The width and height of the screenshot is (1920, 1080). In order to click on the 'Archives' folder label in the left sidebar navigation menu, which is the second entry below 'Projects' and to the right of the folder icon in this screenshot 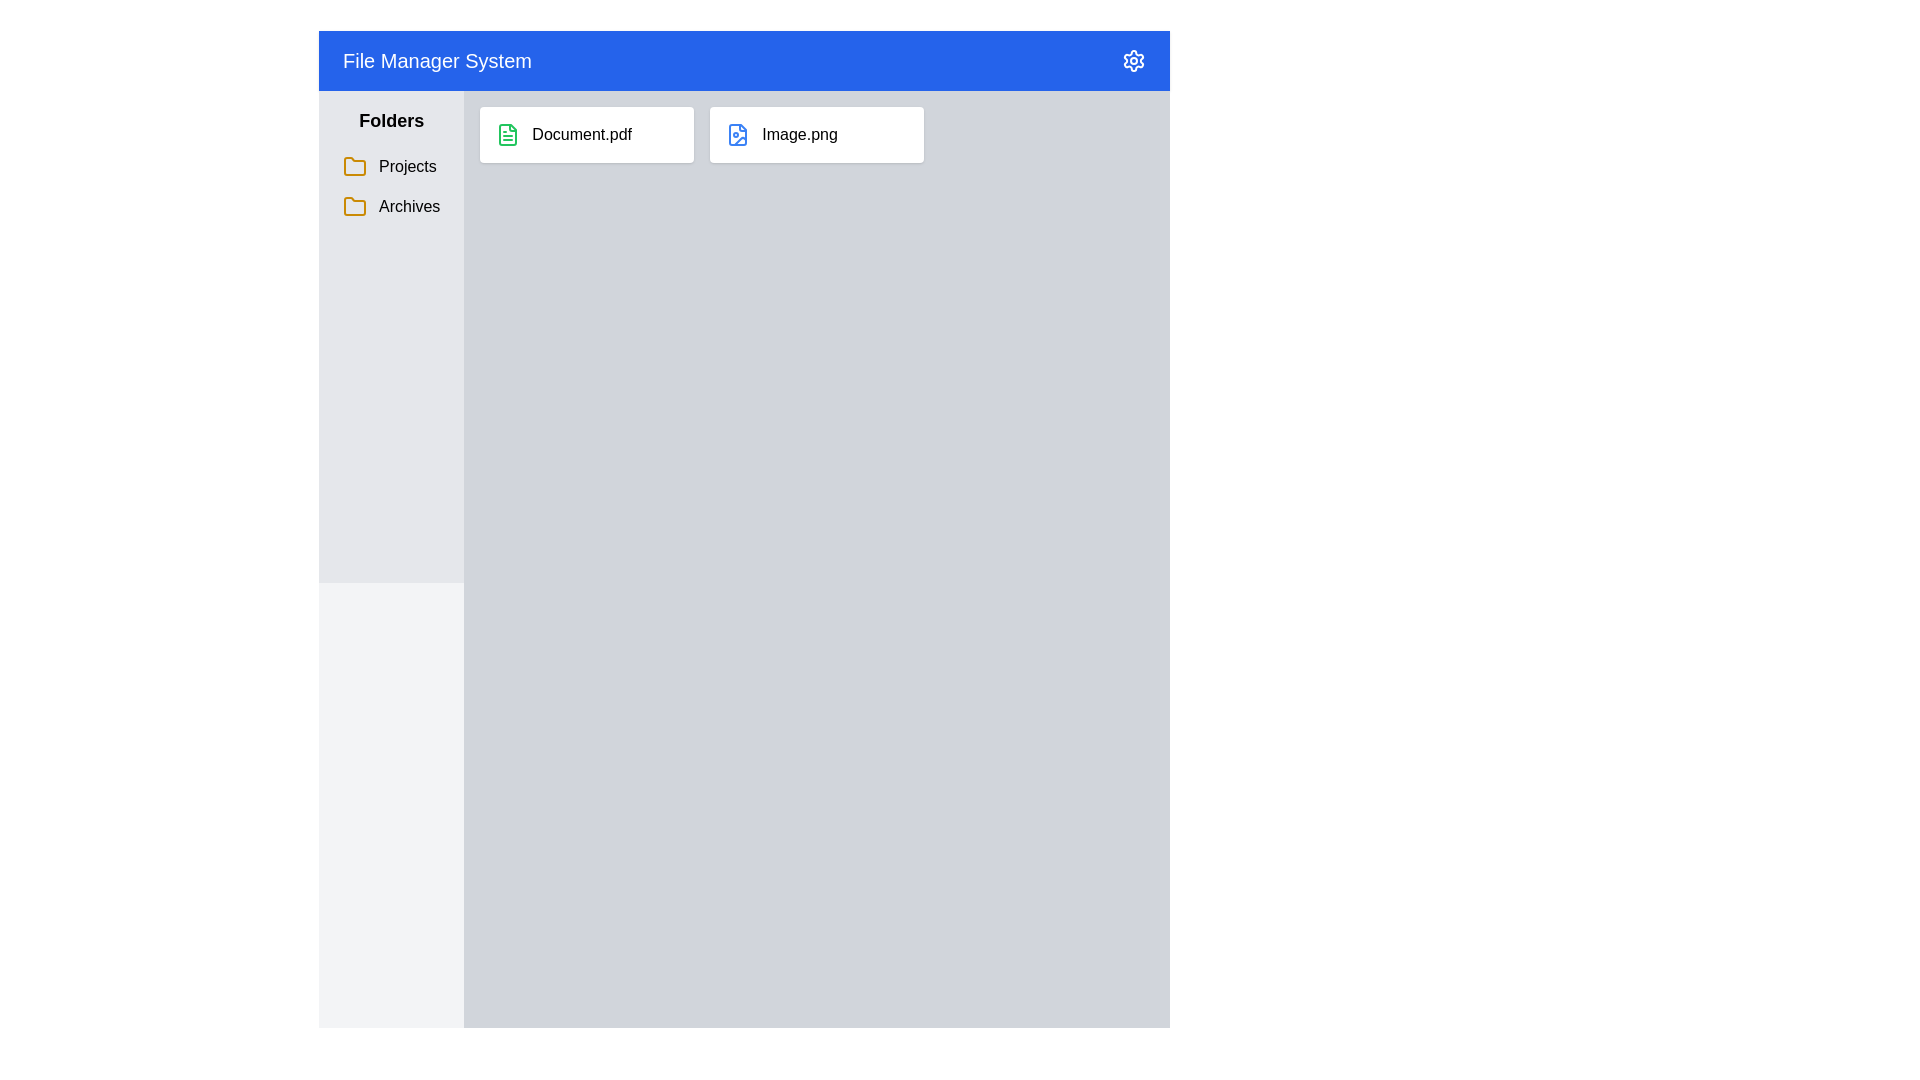, I will do `click(408, 207)`.